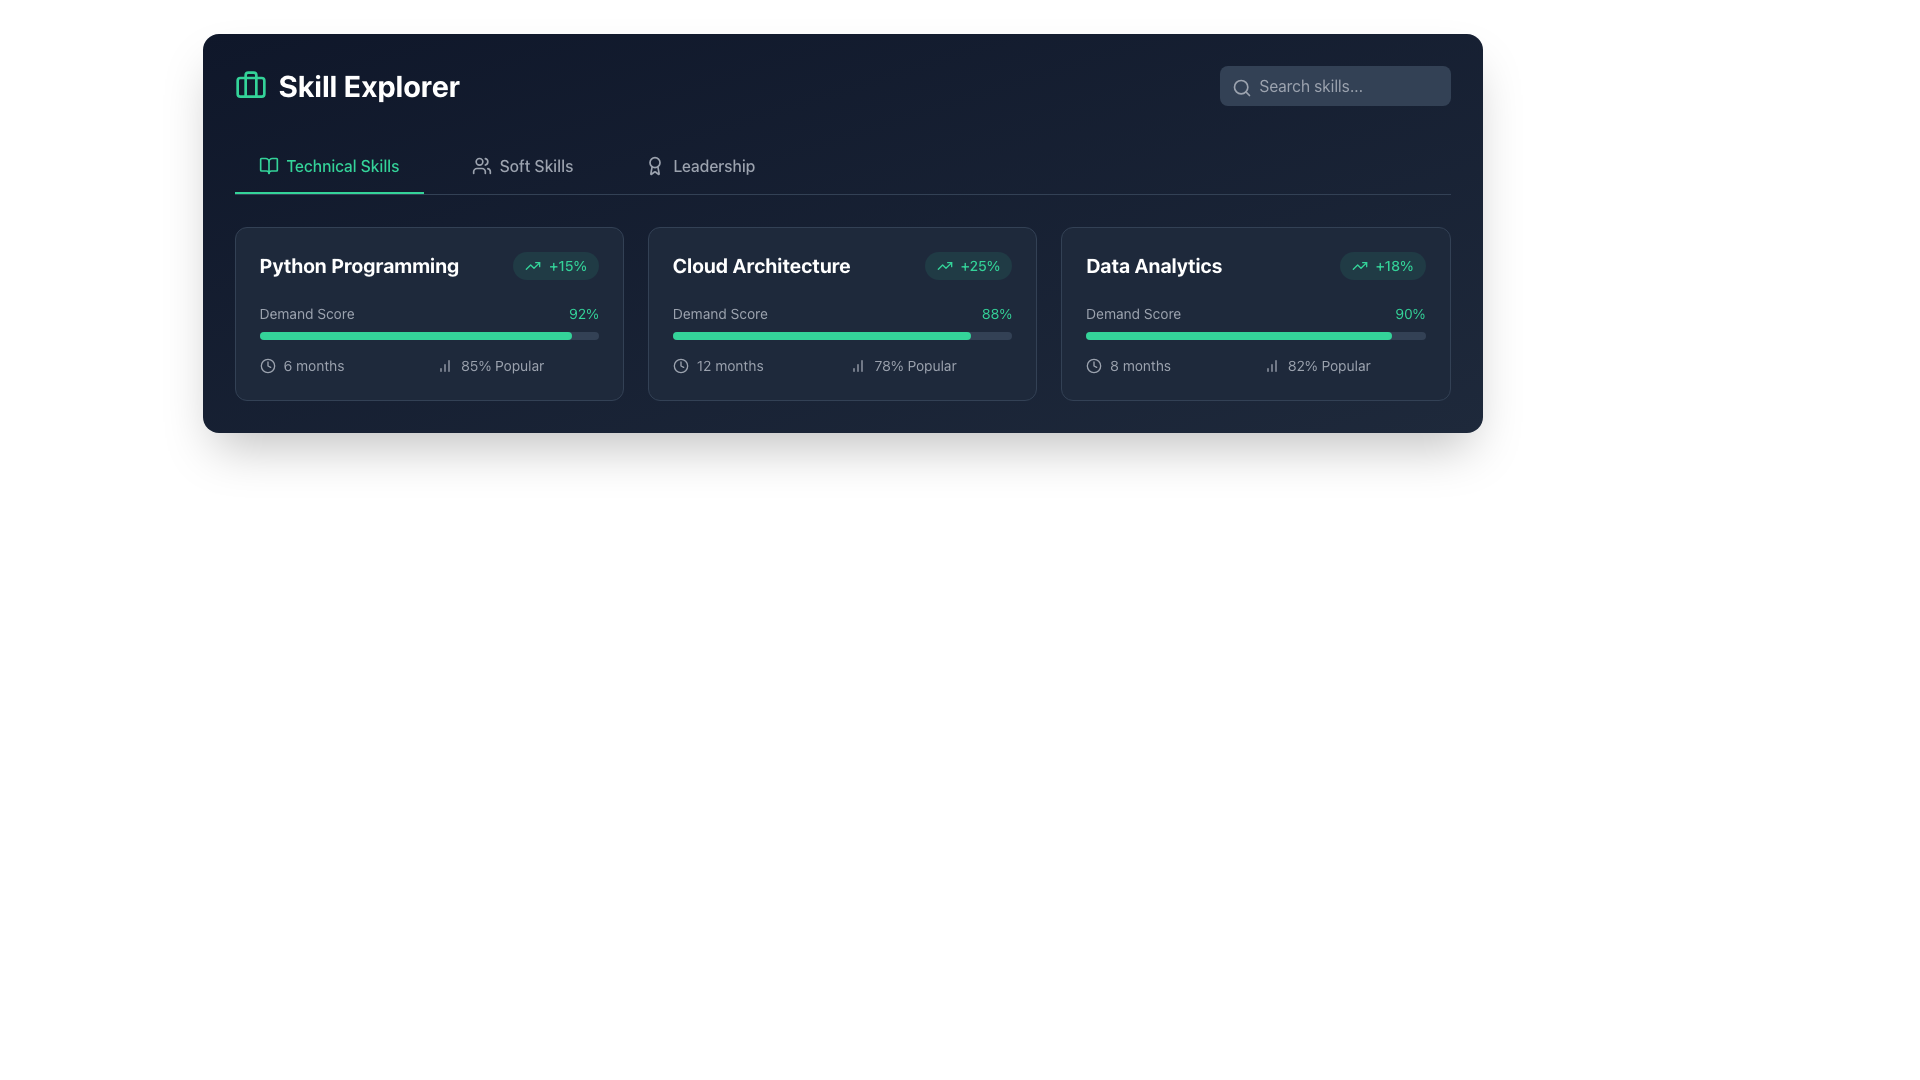  What do you see at coordinates (267, 164) in the screenshot?
I see `the icon representing the 'Technical Skills' section located in the main navigation bar, to the left of the 'Technical Skills' label` at bounding box center [267, 164].